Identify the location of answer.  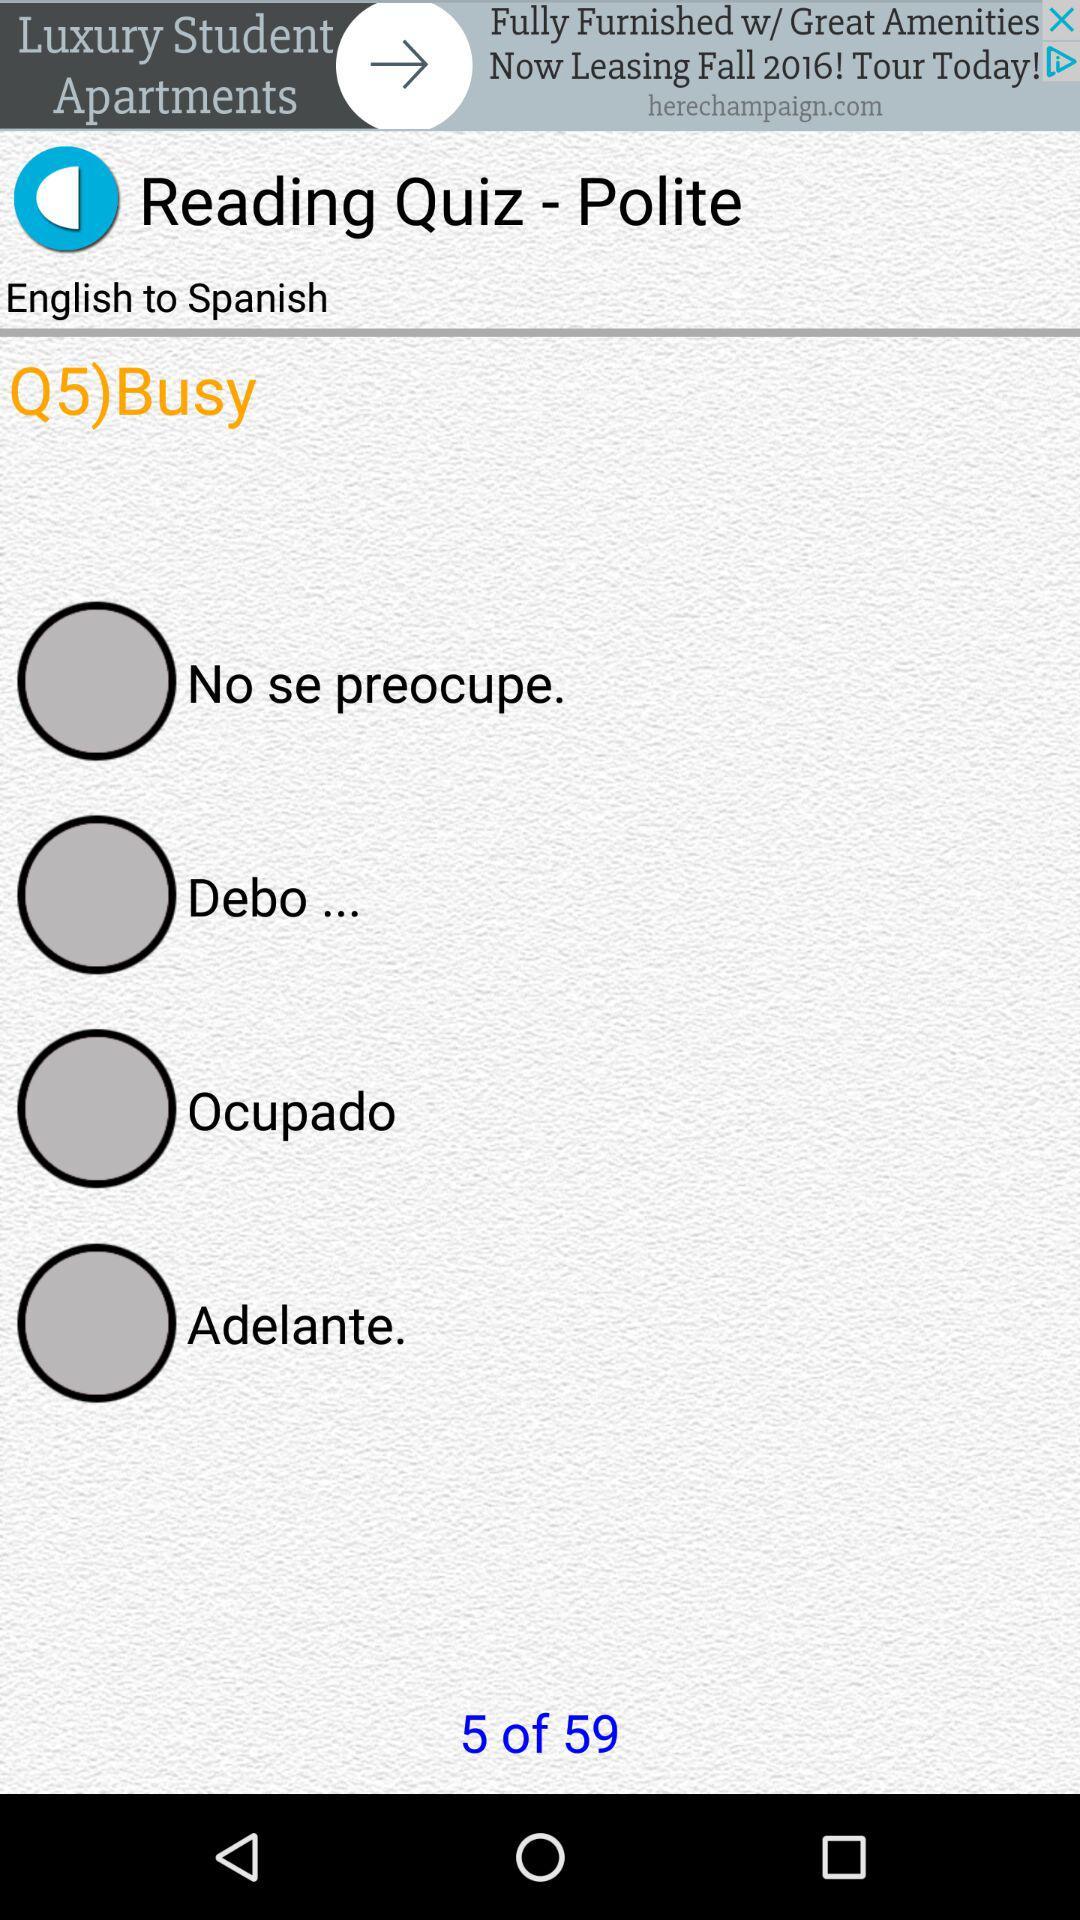
(97, 681).